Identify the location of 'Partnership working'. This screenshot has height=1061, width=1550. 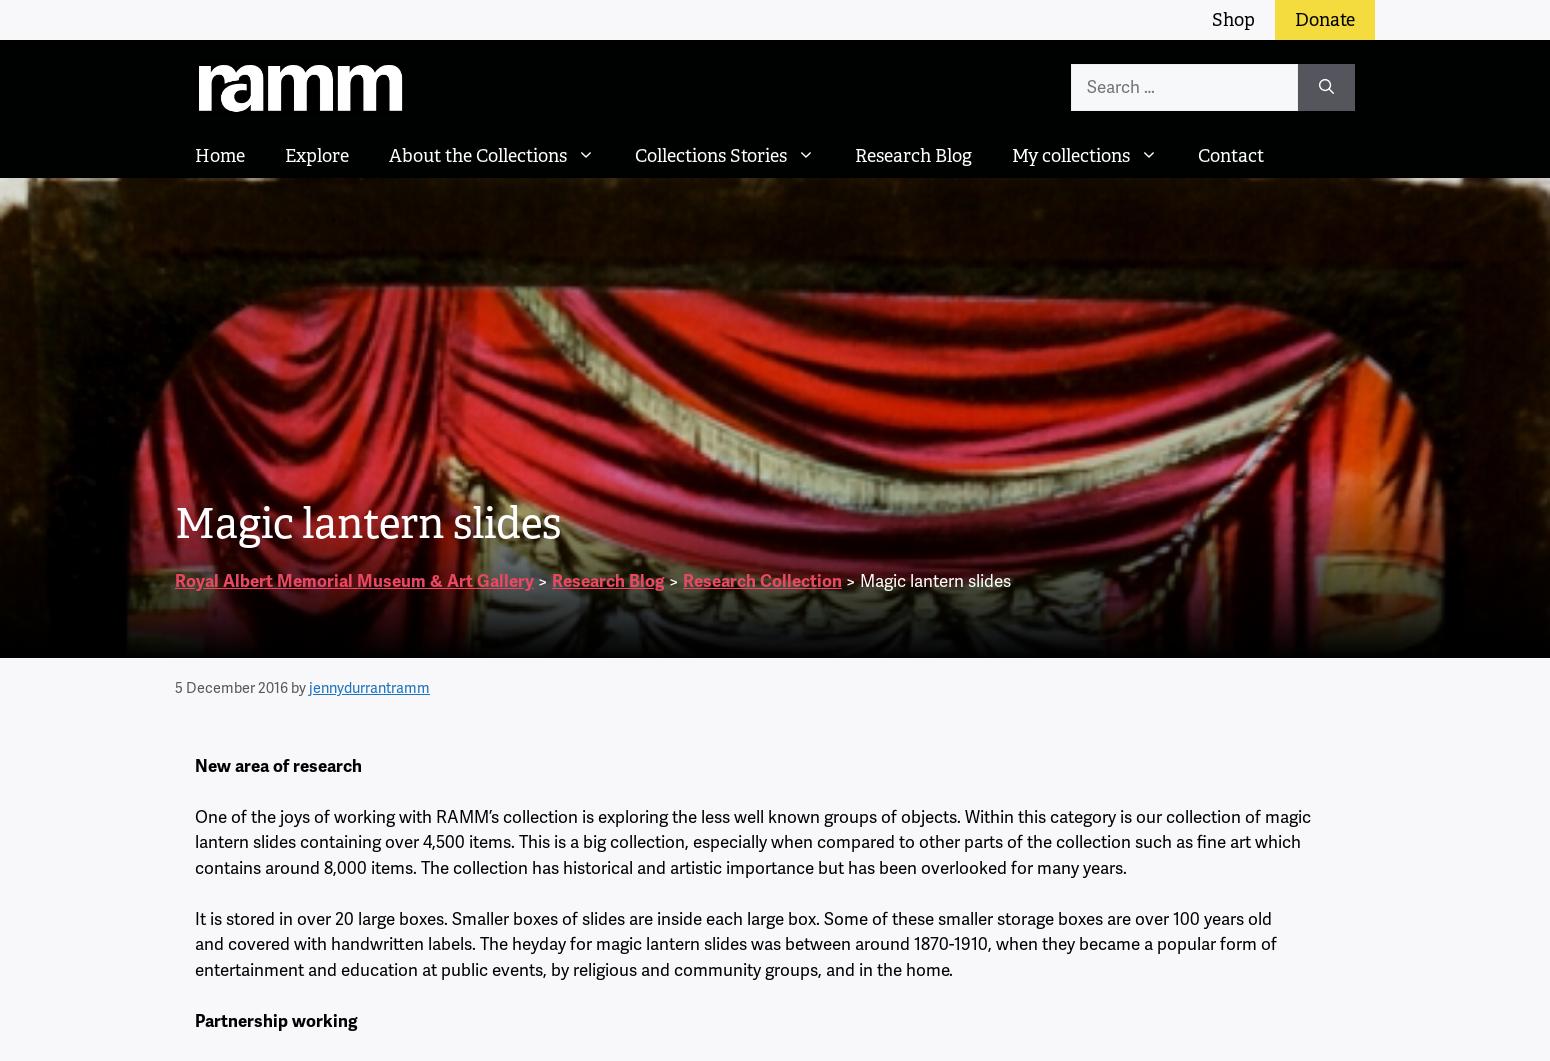
(276, 1019).